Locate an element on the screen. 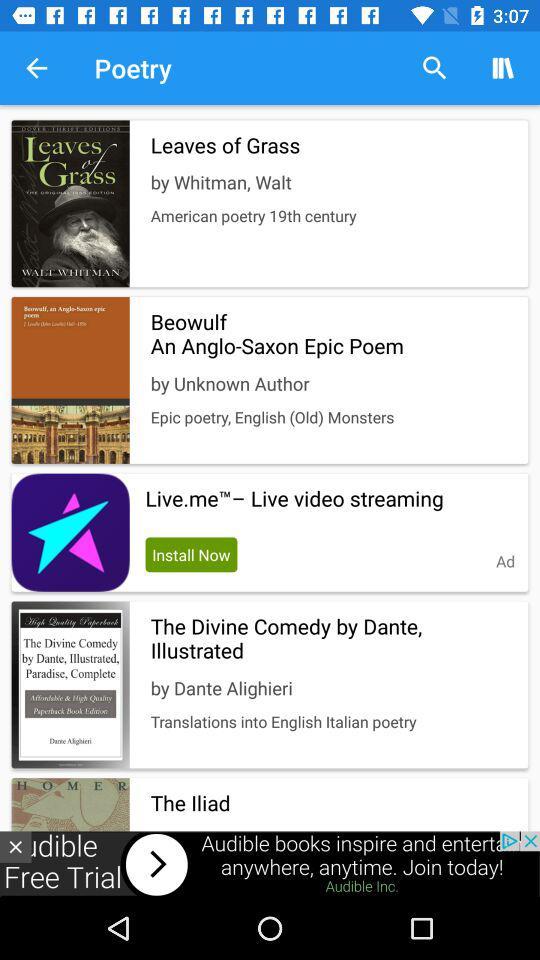 The width and height of the screenshot is (540, 960). advertisement is located at coordinates (14, 846).